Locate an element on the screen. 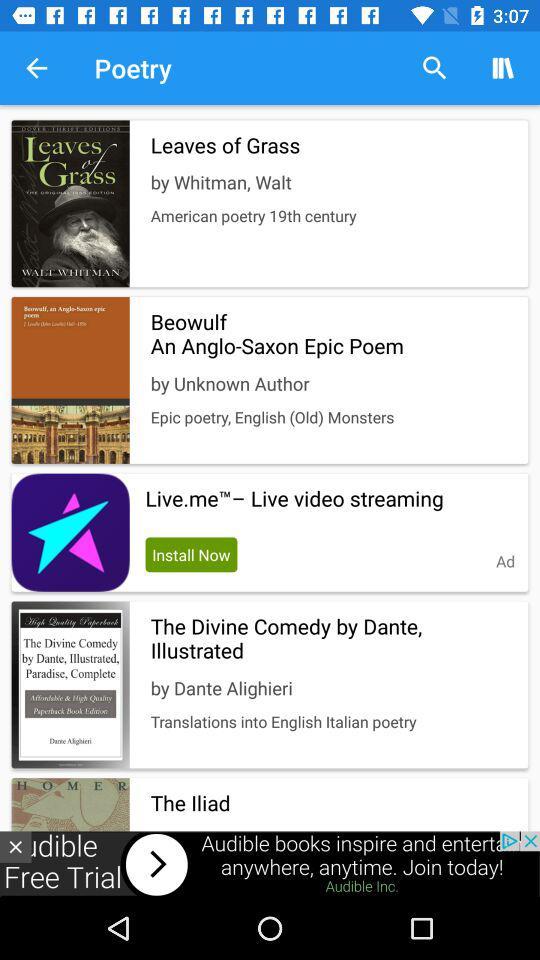 The width and height of the screenshot is (540, 960). advertisement is located at coordinates (14, 846).